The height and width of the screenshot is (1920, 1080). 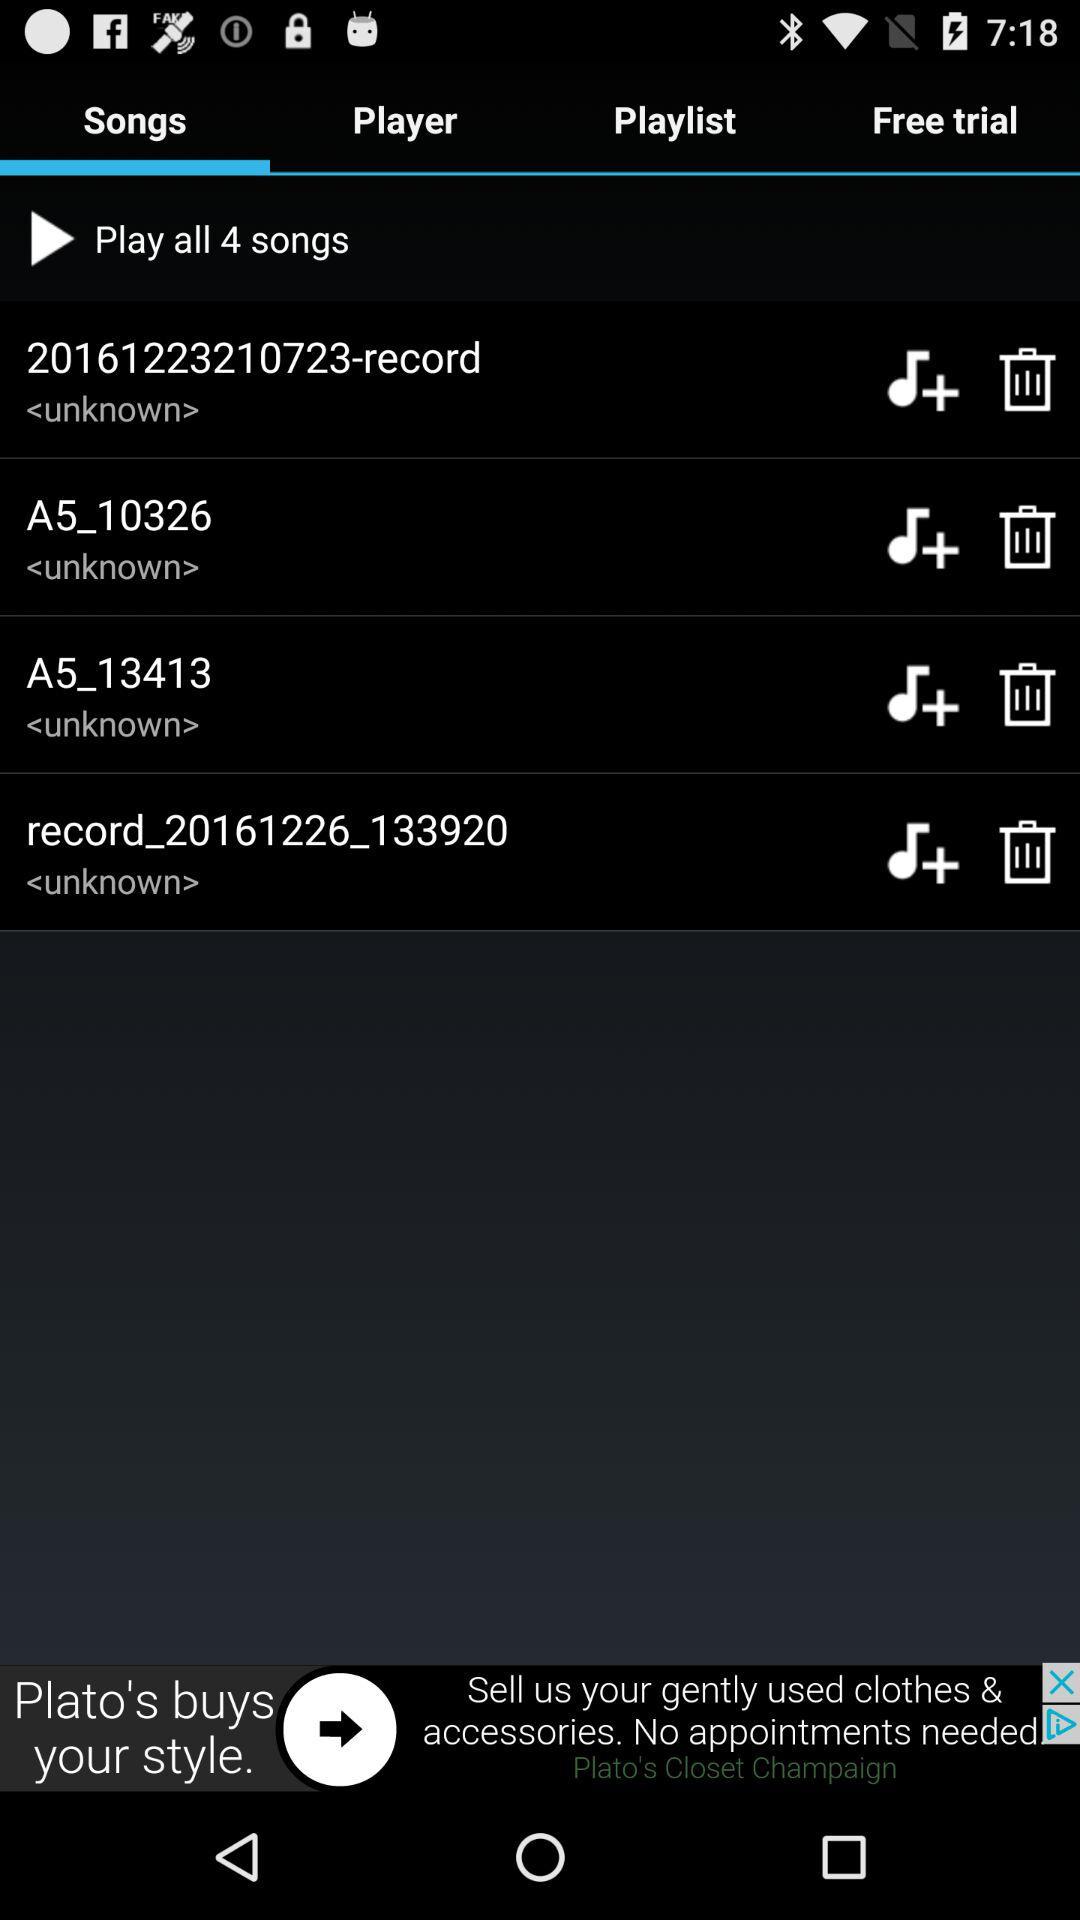 I want to click on delete a5_13413, so click(x=1017, y=694).